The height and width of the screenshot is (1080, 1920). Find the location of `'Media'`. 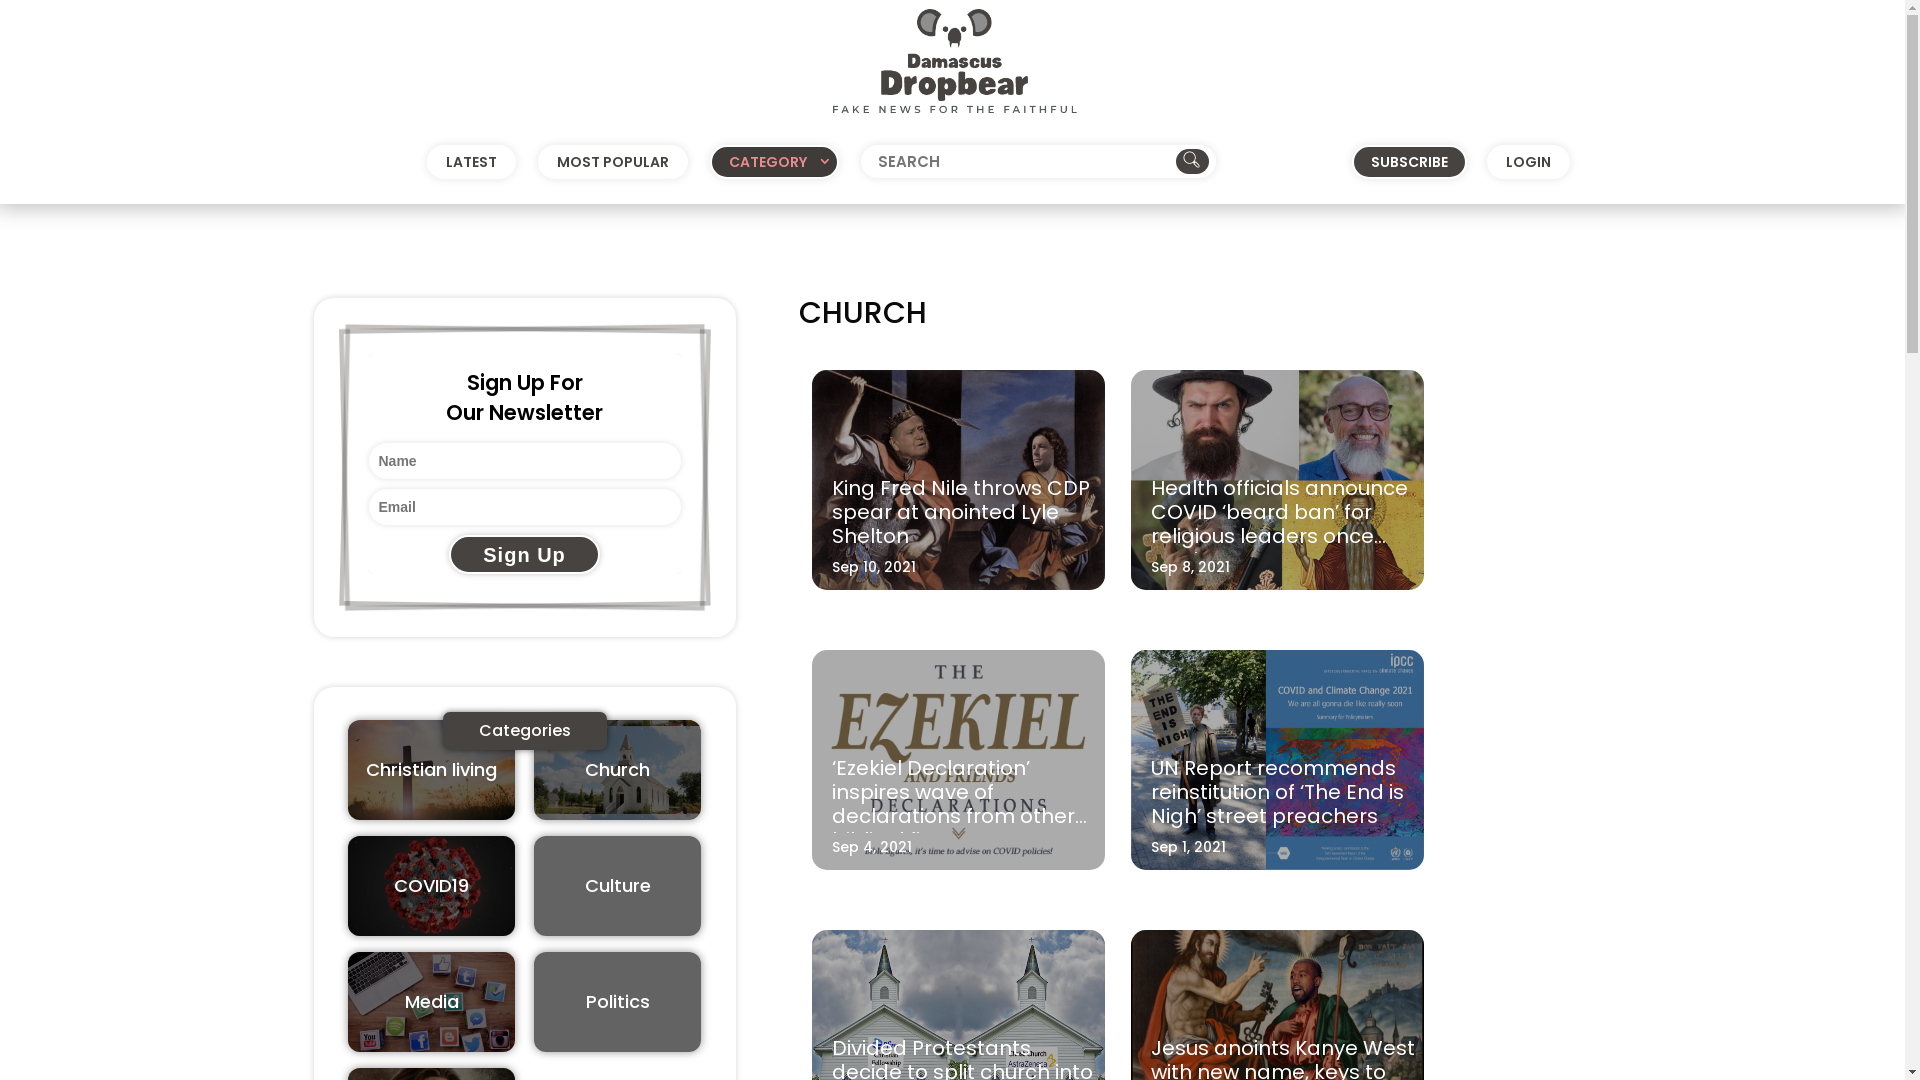

'Media' is located at coordinates (430, 1002).